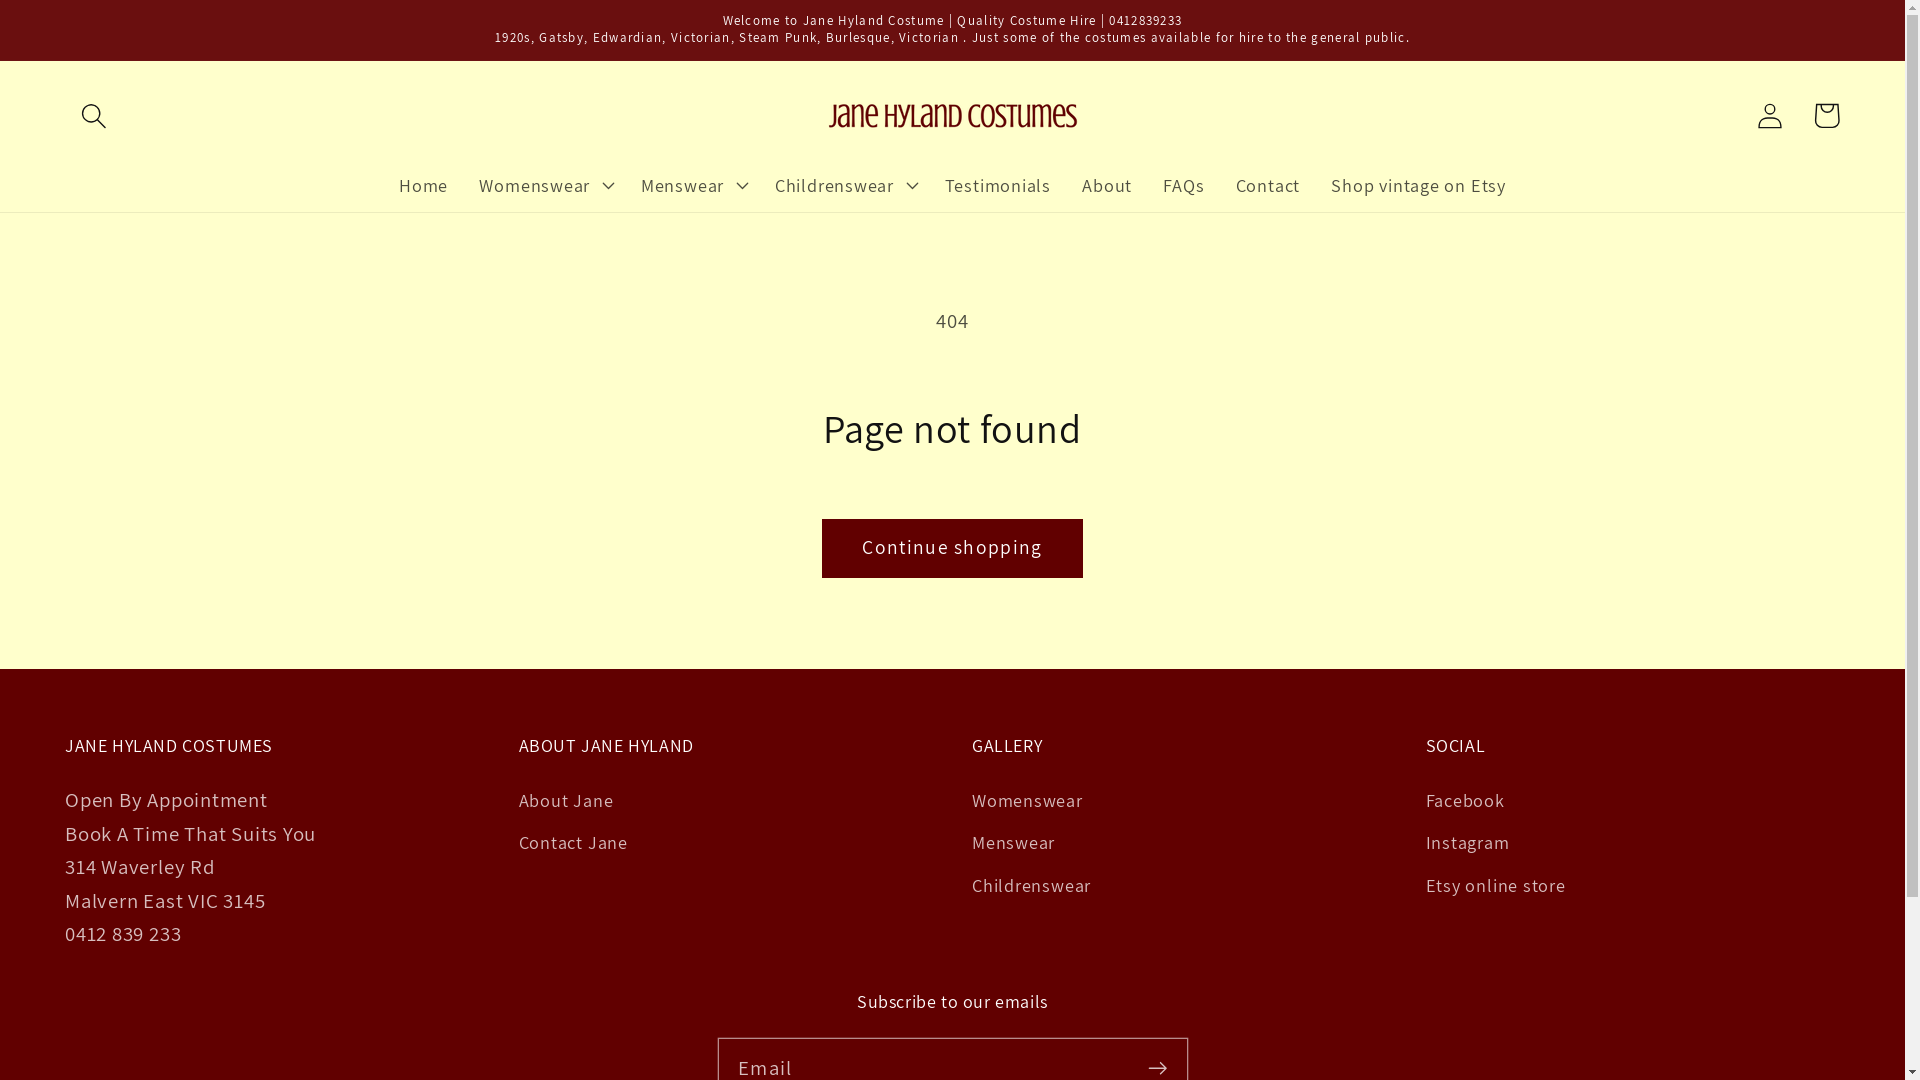  Describe the element at coordinates (1465, 802) in the screenshot. I see `'Facebook'` at that location.